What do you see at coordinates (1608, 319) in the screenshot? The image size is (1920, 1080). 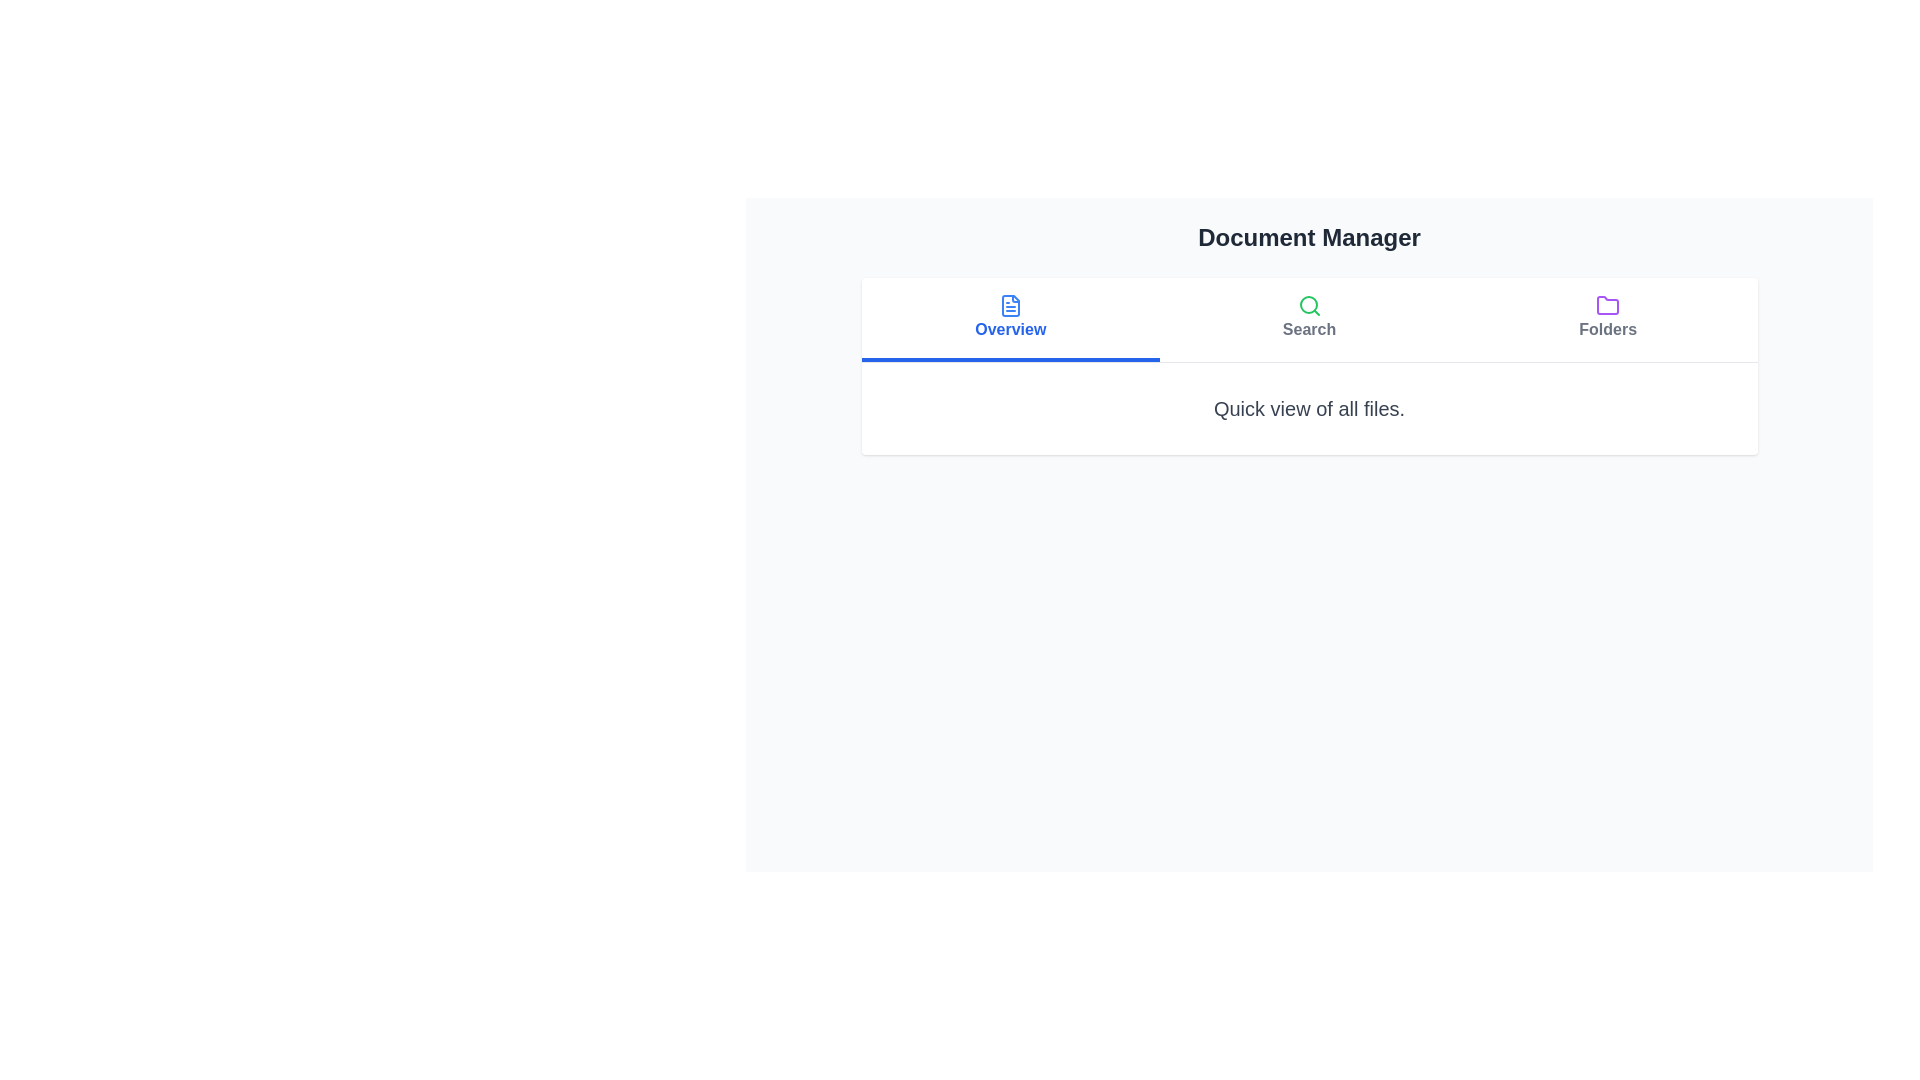 I see `the 'Folders' navigation tab located on the far right of the navigation bar` at bounding box center [1608, 319].